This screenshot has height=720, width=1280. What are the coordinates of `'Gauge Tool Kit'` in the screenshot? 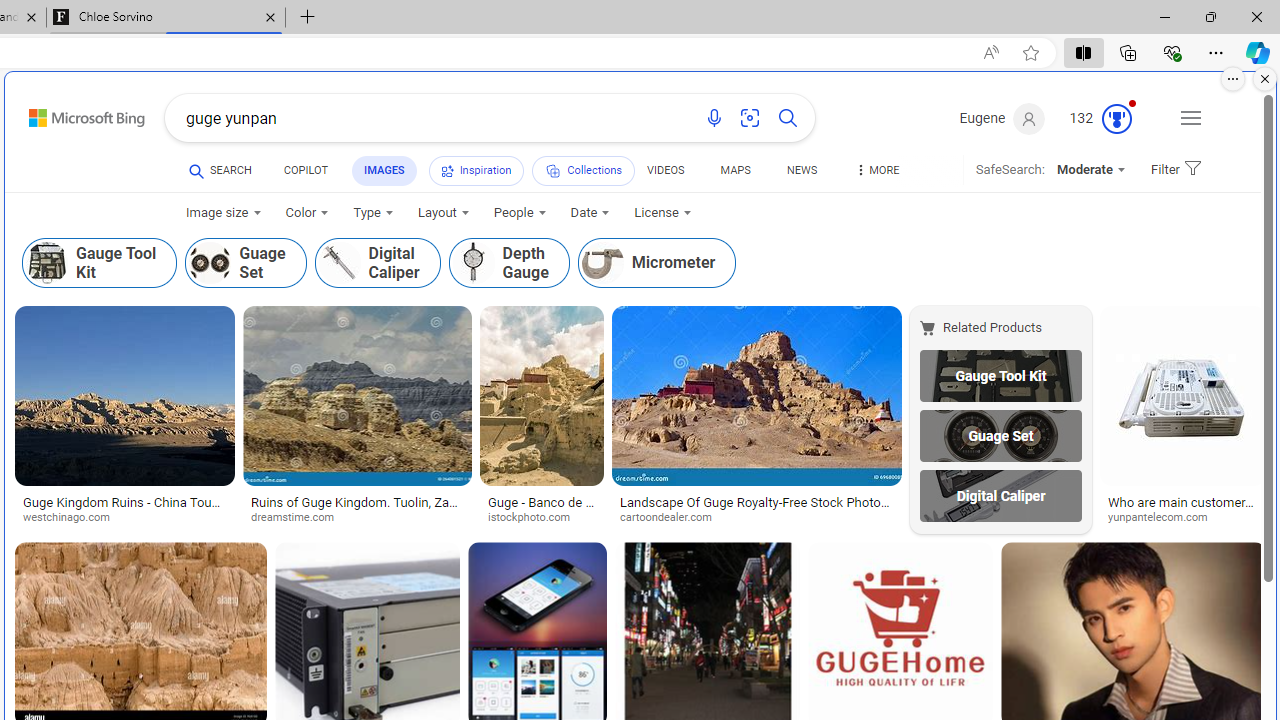 It's located at (1000, 375).